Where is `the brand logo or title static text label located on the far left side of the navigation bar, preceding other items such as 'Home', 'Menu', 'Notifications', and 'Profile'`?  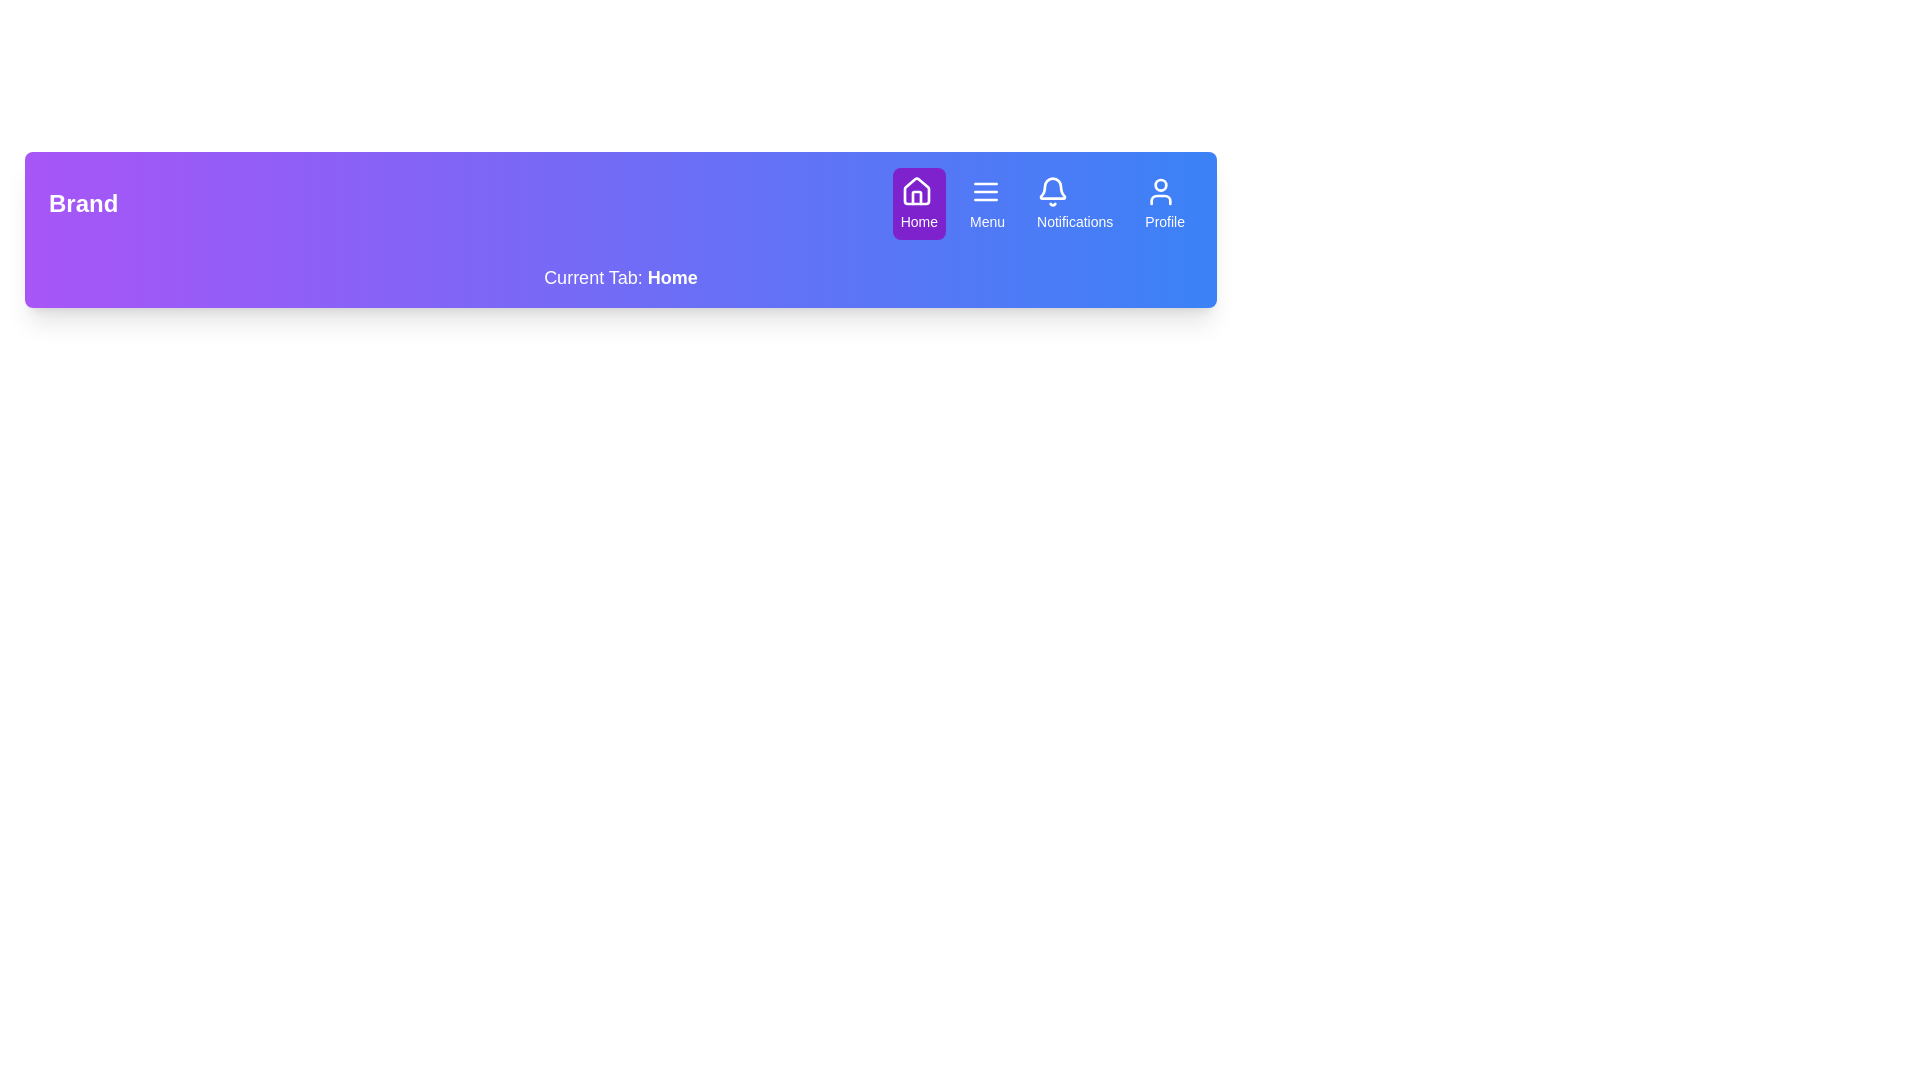 the brand logo or title static text label located on the far left side of the navigation bar, preceding other items such as 'Home', 'Menu', 'Notifications', and 'Profile' is located at coordinates (82, 204).